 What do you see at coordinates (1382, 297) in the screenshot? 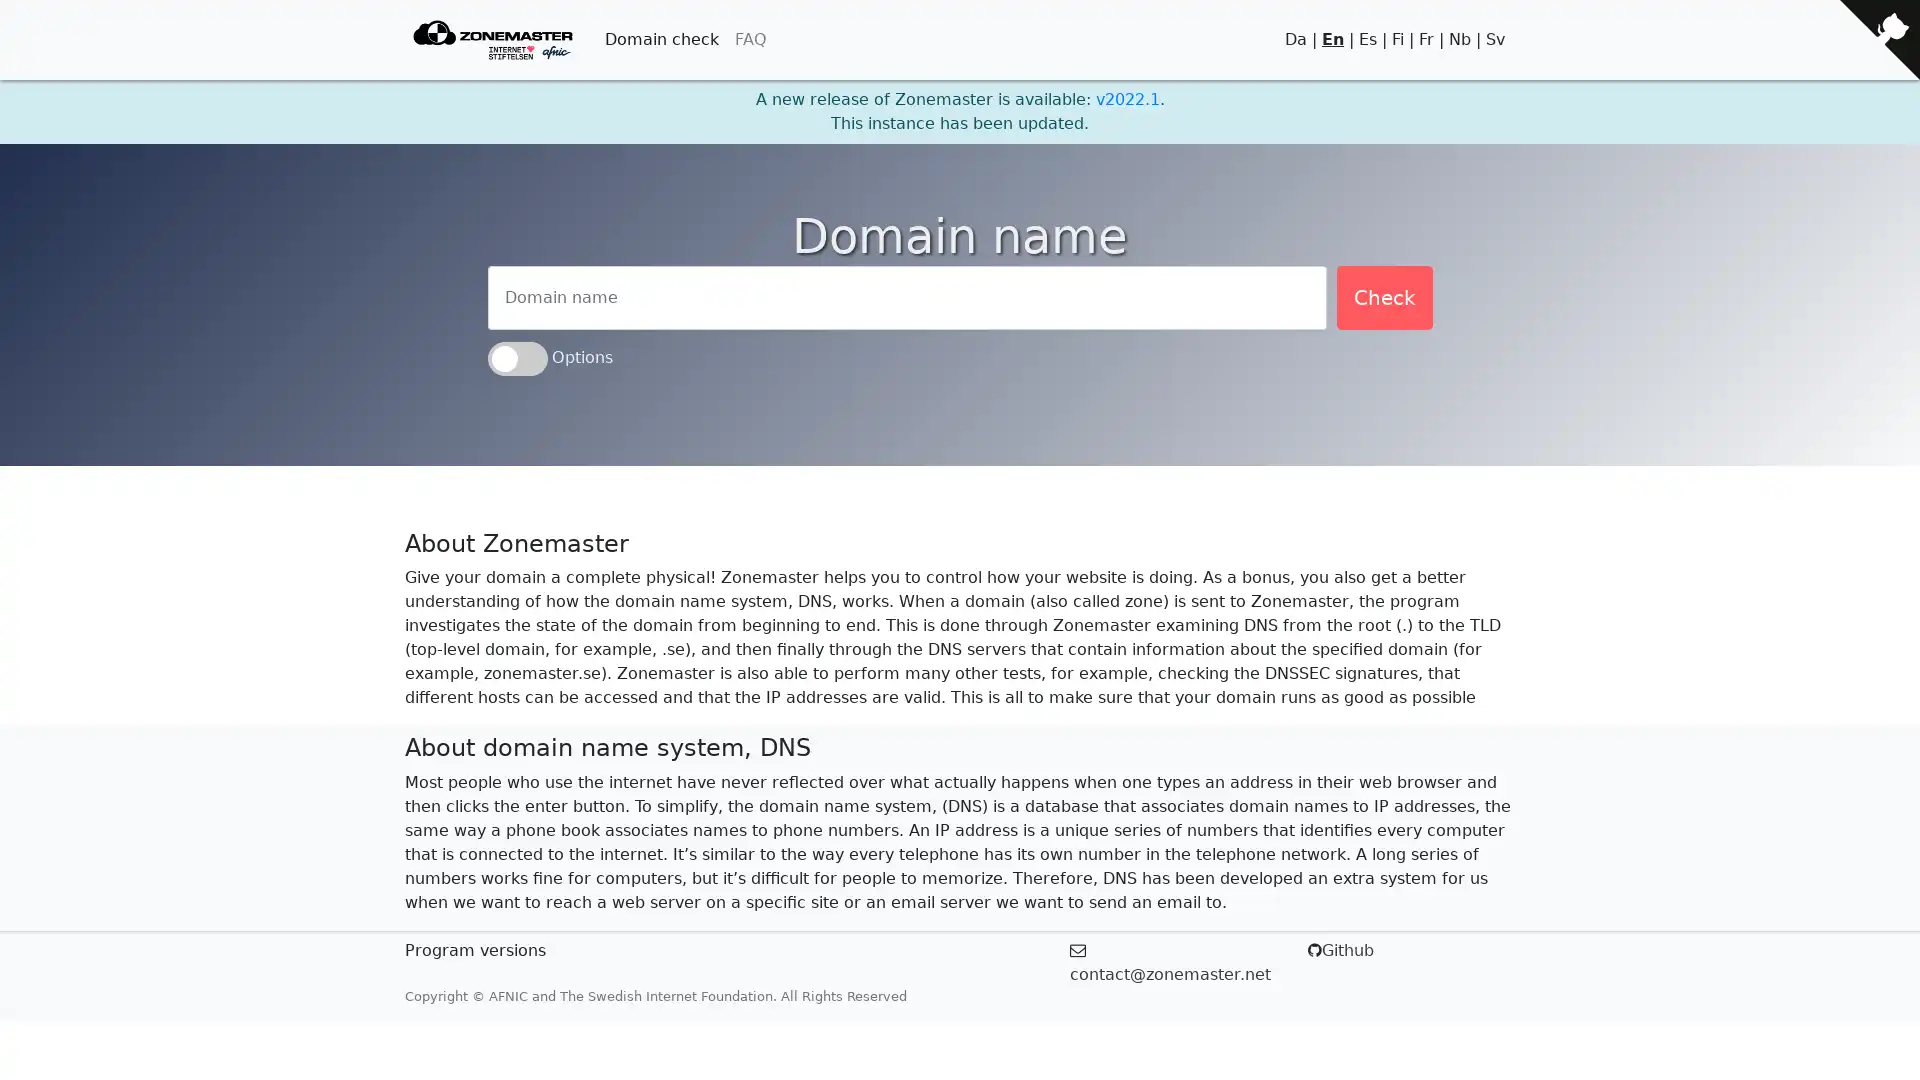
I see `Check` at bounding box center [1382, 297].